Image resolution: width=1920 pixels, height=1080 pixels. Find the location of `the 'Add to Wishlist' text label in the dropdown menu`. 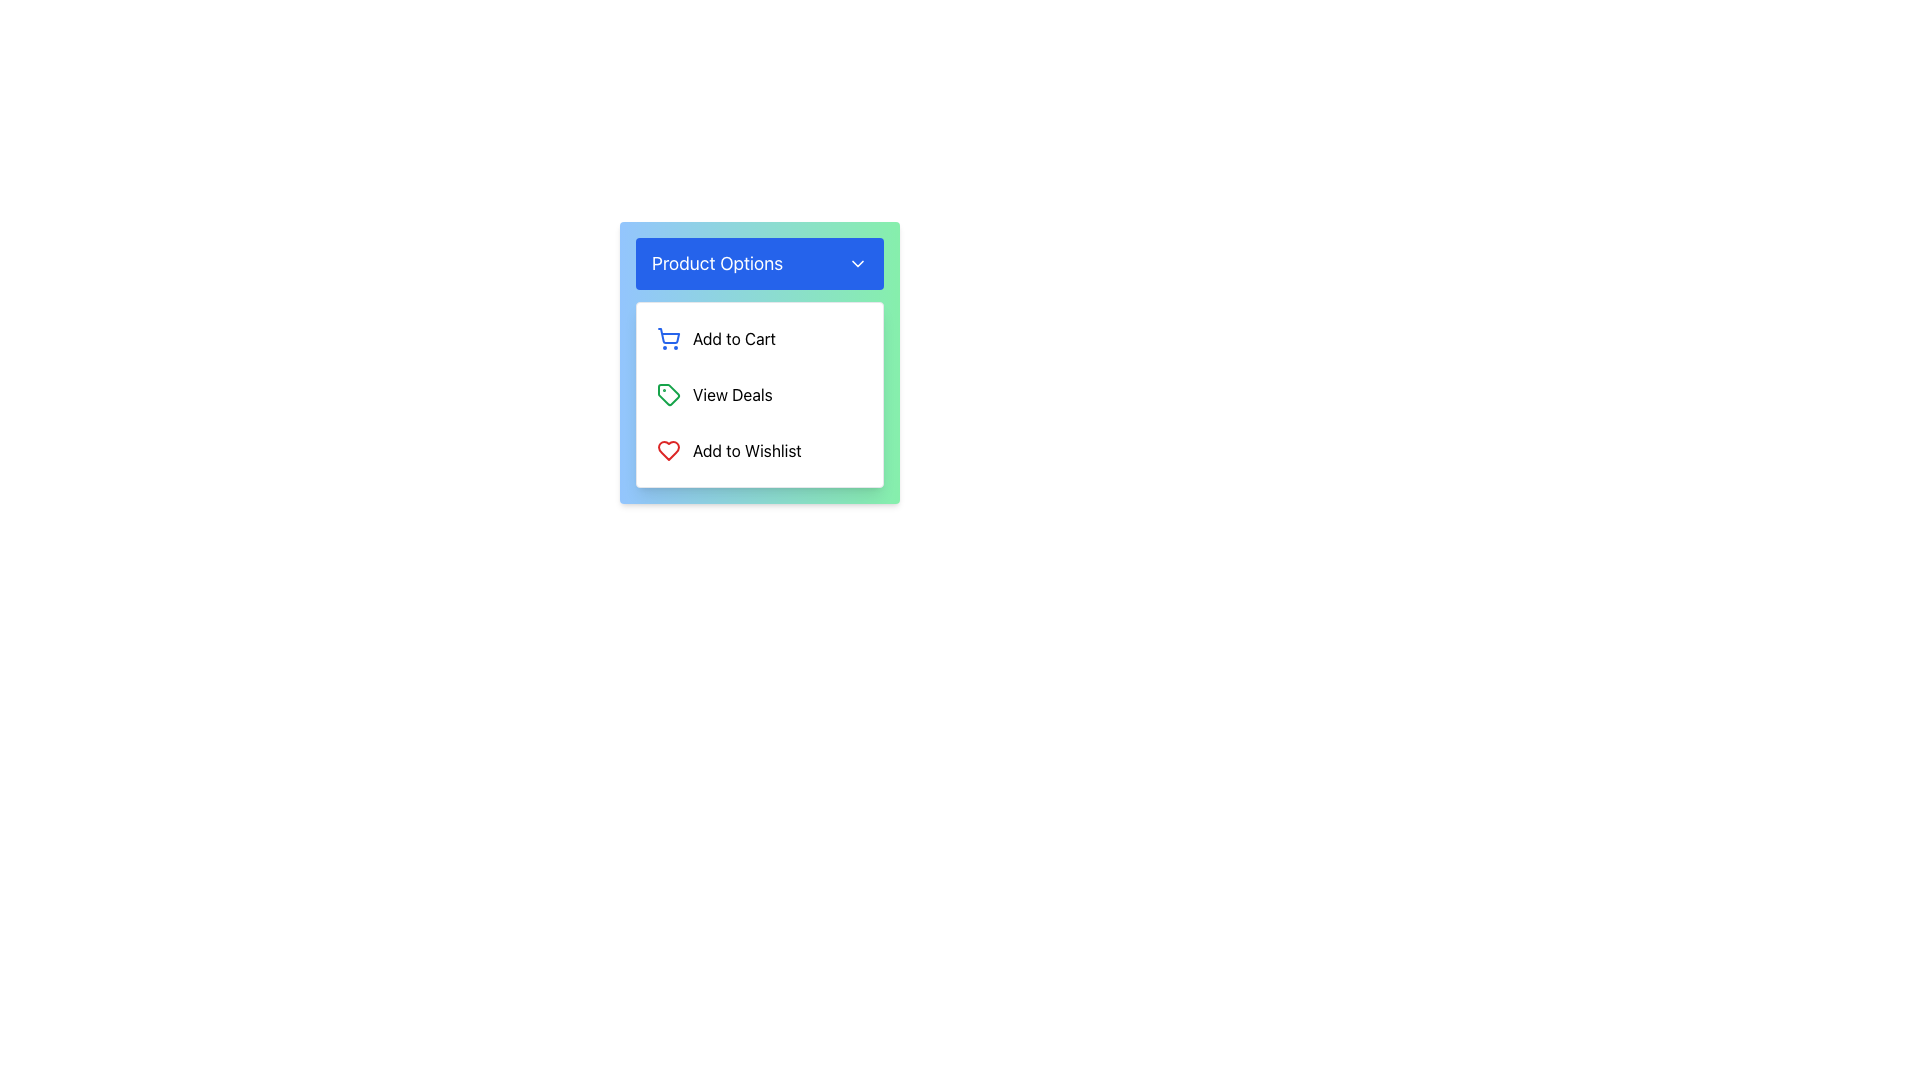

the 'Add to Wishlist' text label in the dropdown menu is located at coordinates (746, 451).